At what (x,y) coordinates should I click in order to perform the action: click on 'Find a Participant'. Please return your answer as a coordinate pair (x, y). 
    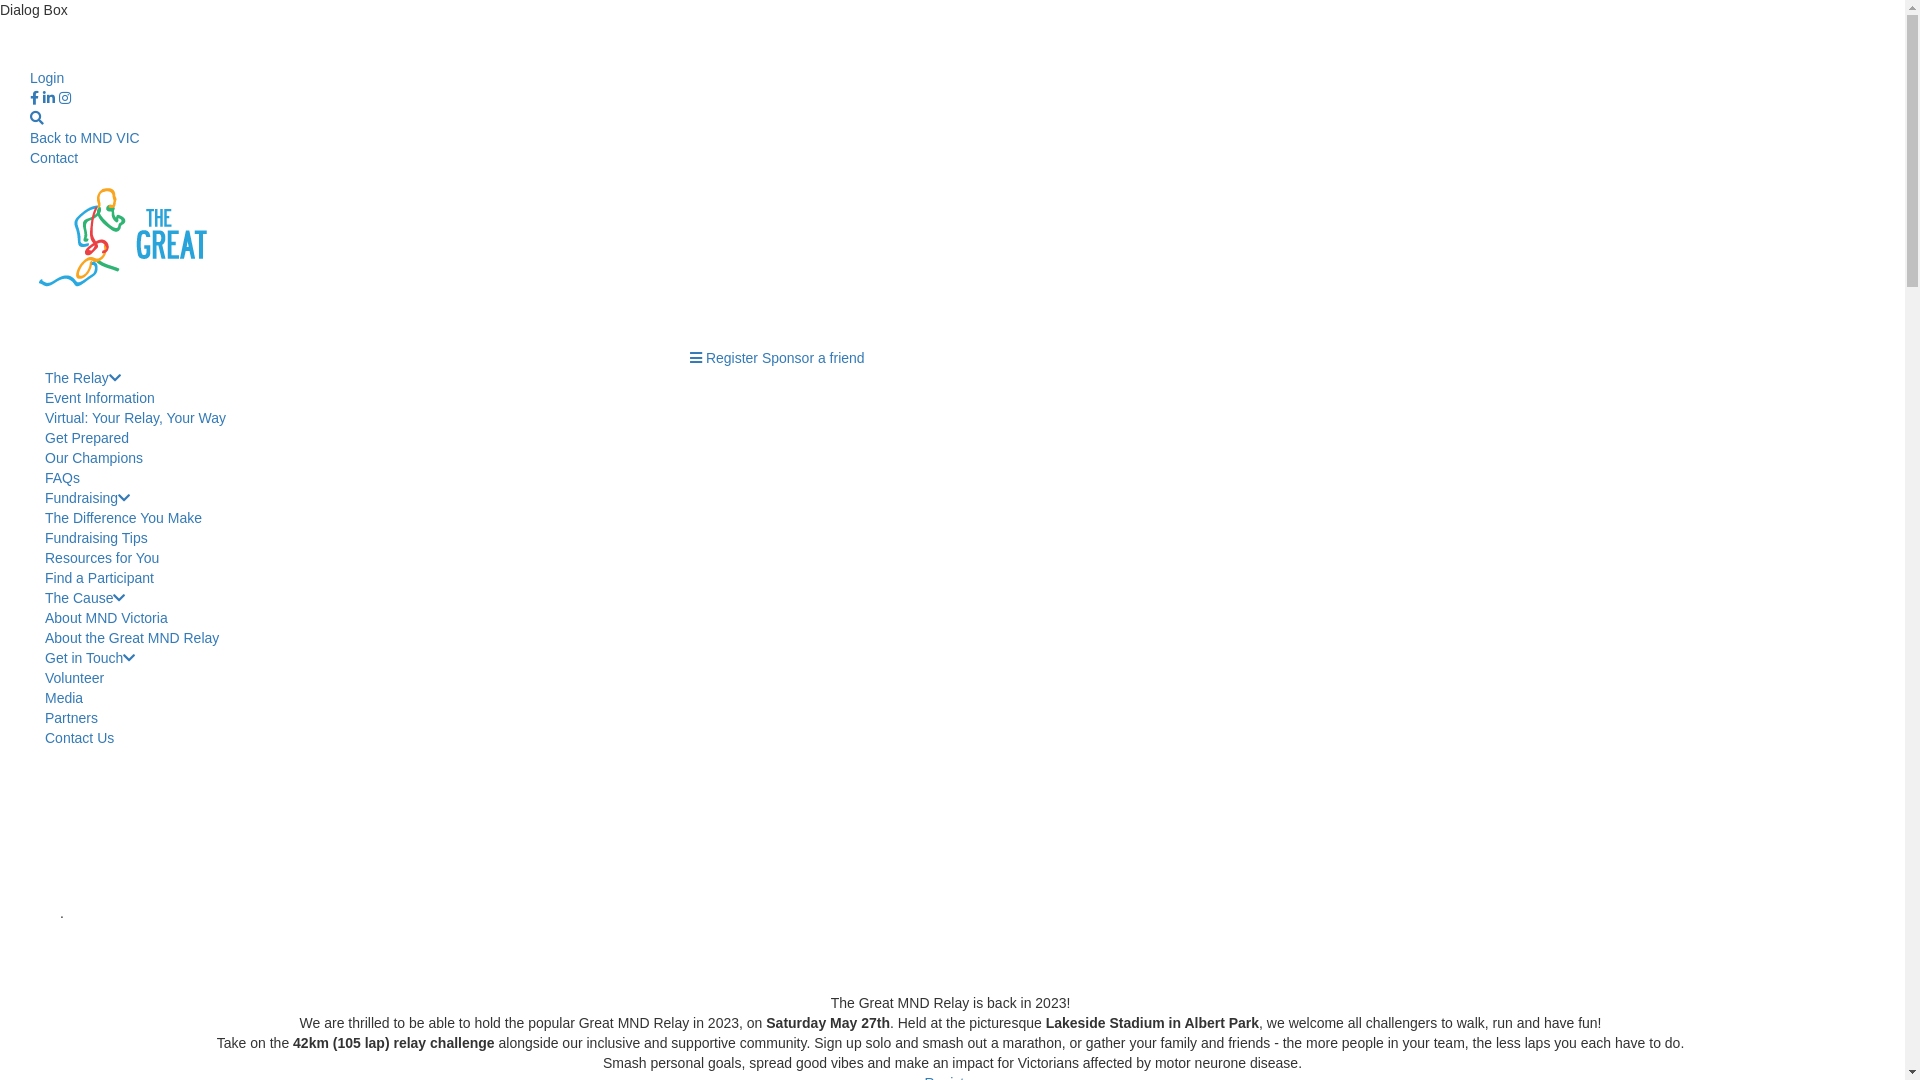
    Looking at the image, I should click on (98, 578).